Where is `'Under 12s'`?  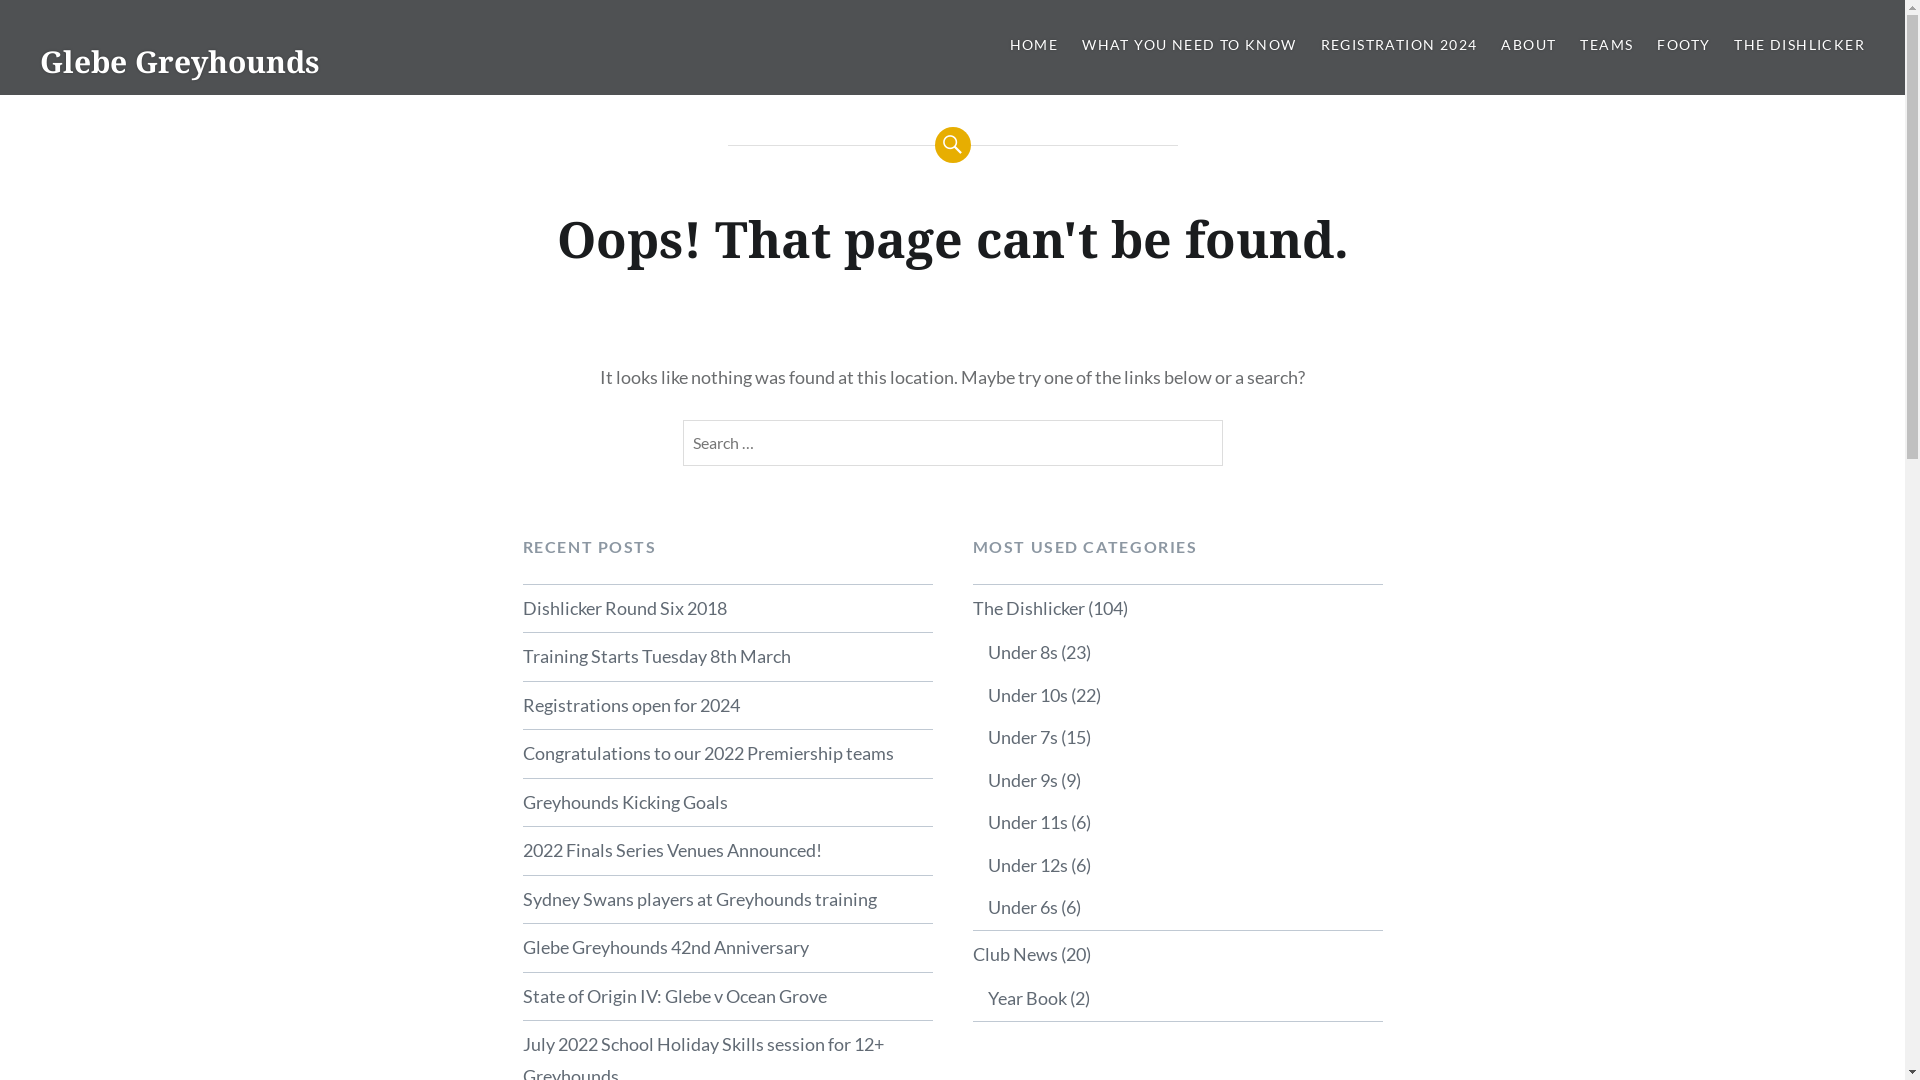 'Under 12s' is located at coordinates (1027, 863).